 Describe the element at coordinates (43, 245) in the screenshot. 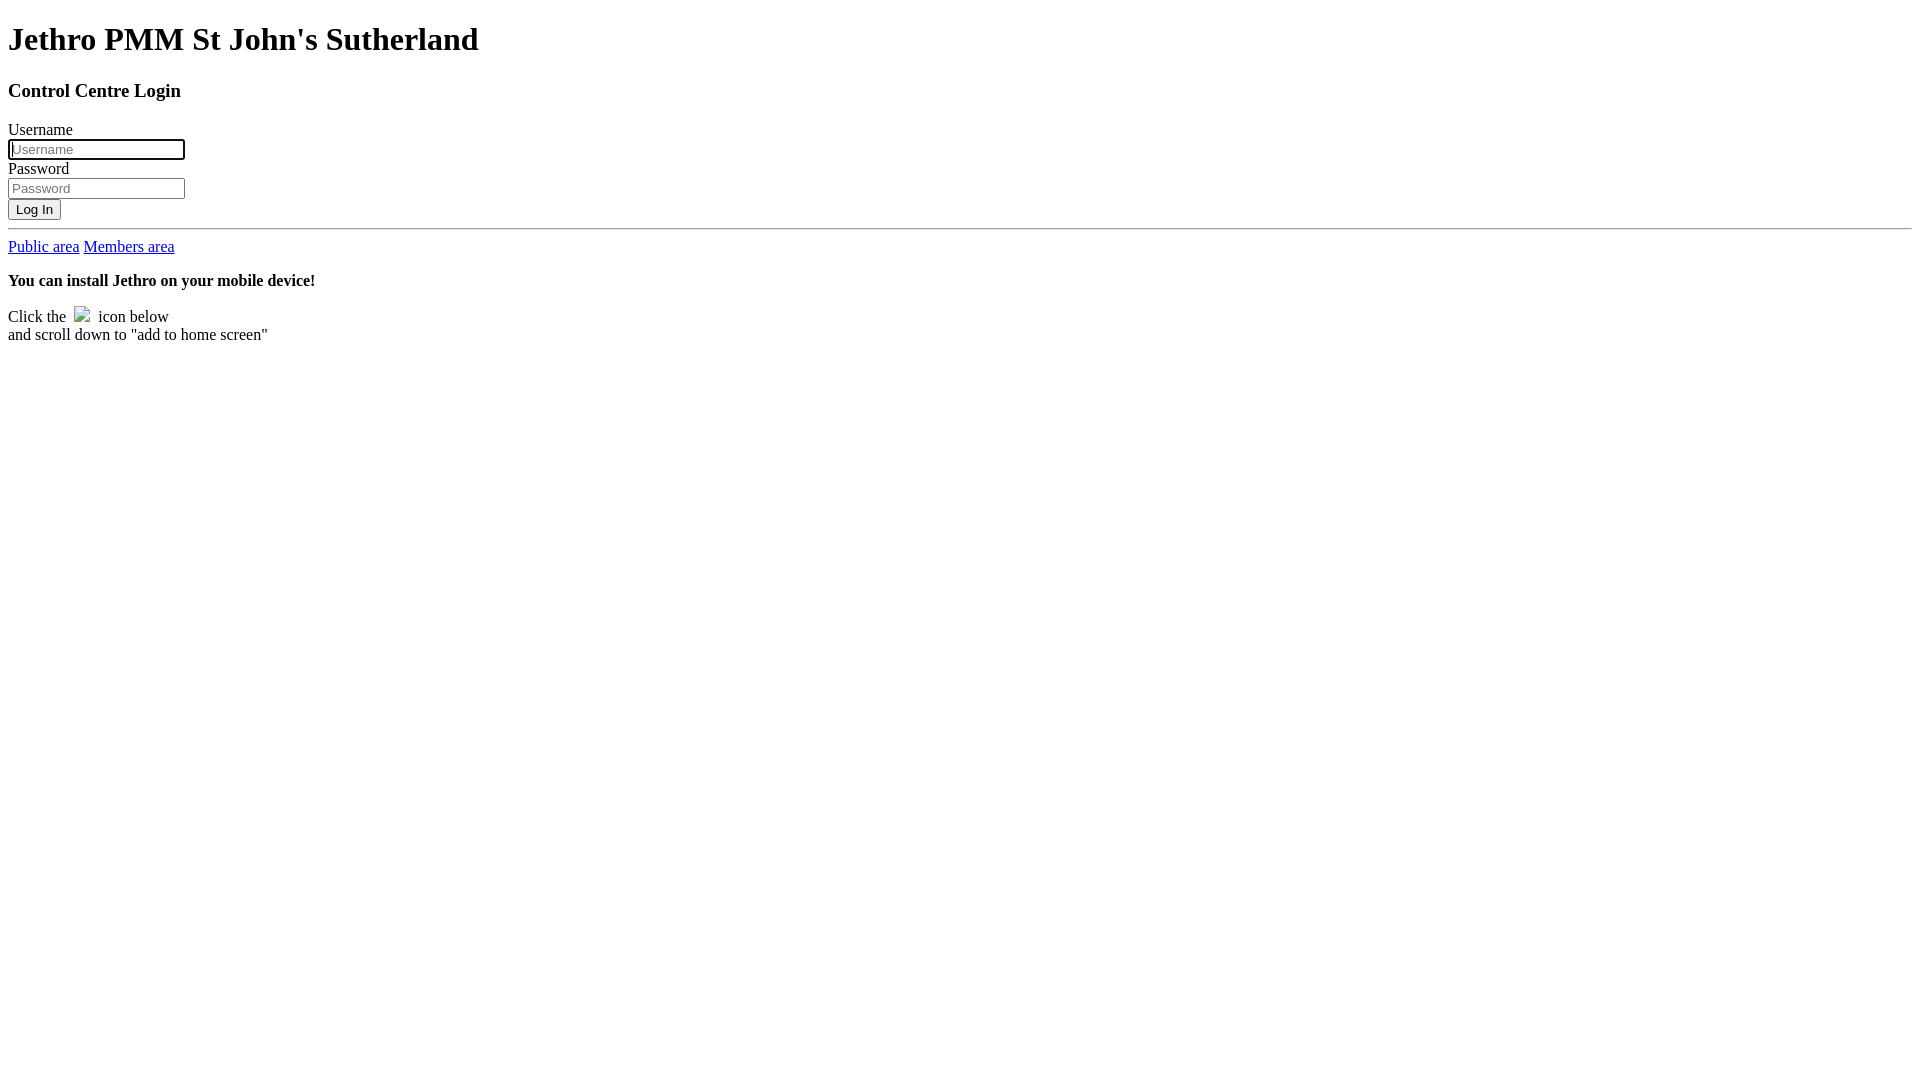

I see `'Public area'` at that location.